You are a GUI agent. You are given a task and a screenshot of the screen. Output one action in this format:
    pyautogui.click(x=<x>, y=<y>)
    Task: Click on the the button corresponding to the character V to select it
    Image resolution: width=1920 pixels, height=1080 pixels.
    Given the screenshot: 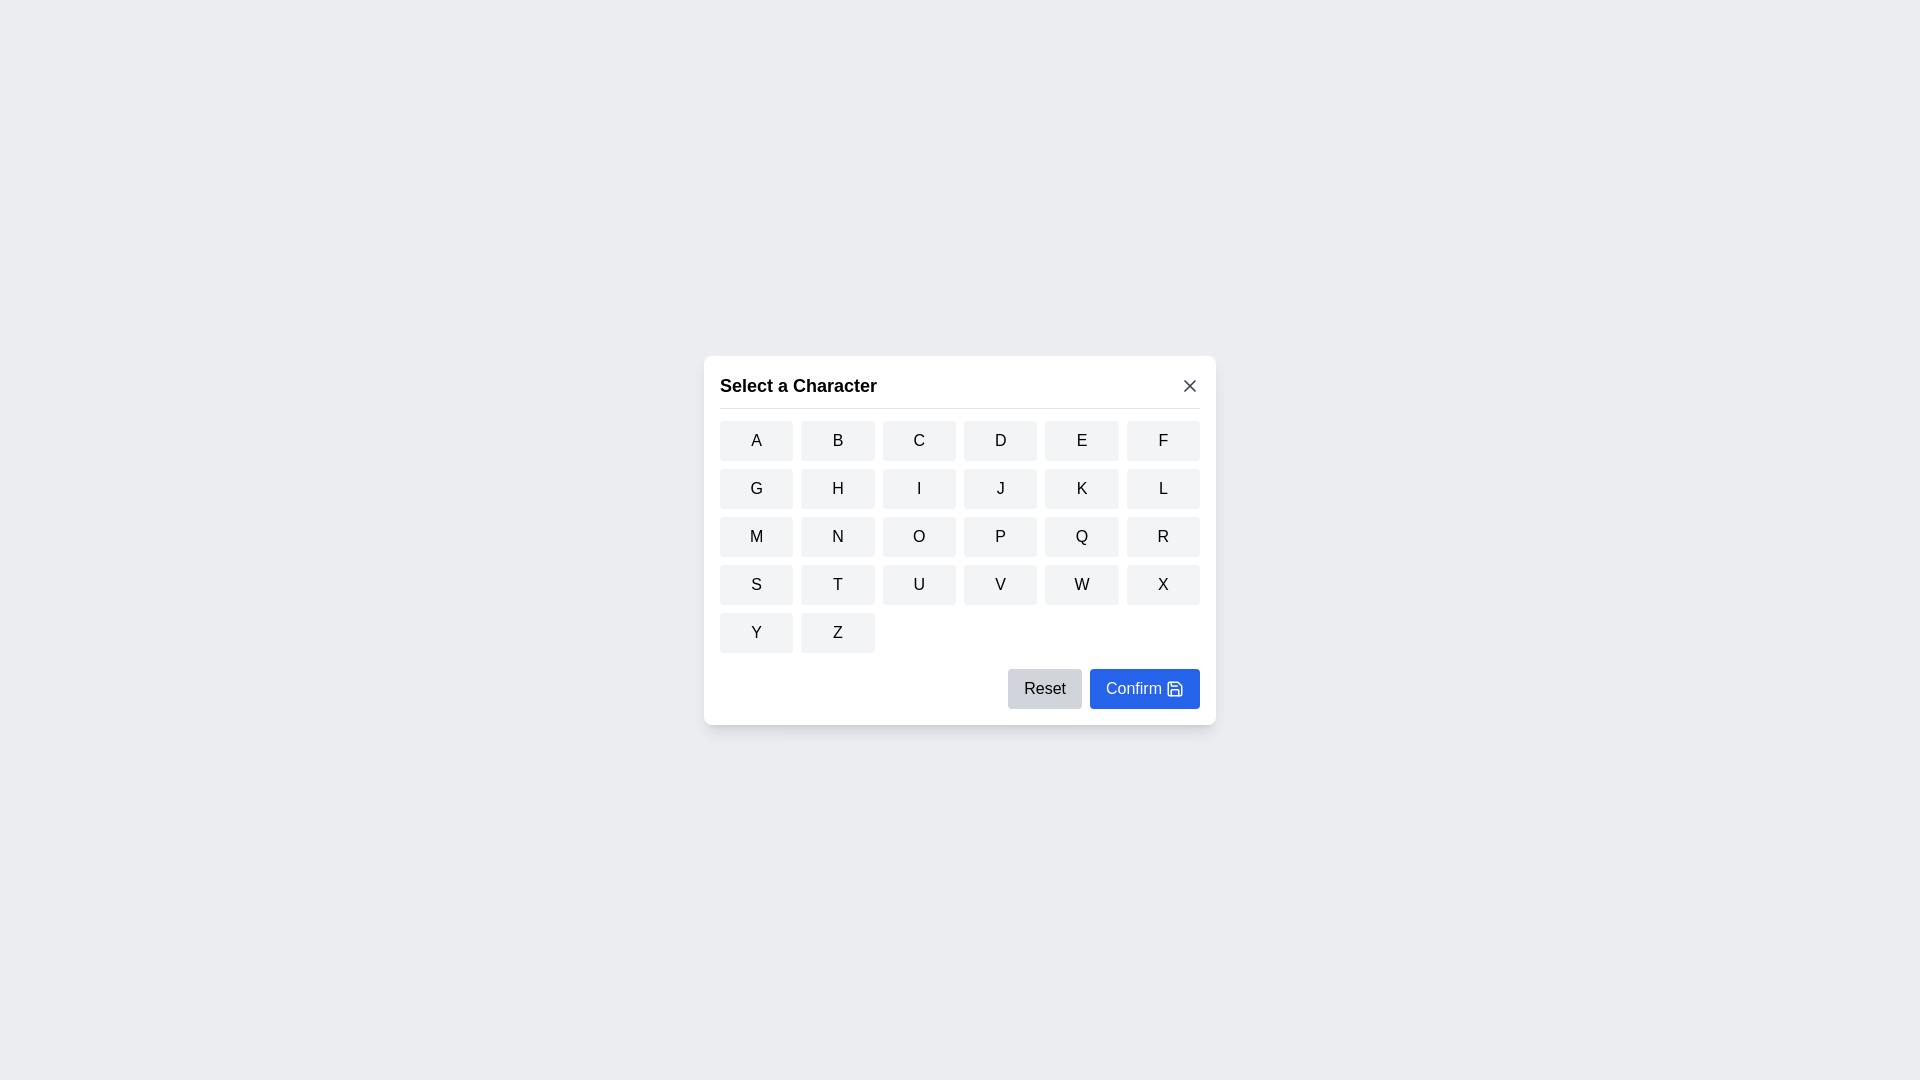 What is the action you would take?
    pyautogui.click(x=1001, y=583)
    